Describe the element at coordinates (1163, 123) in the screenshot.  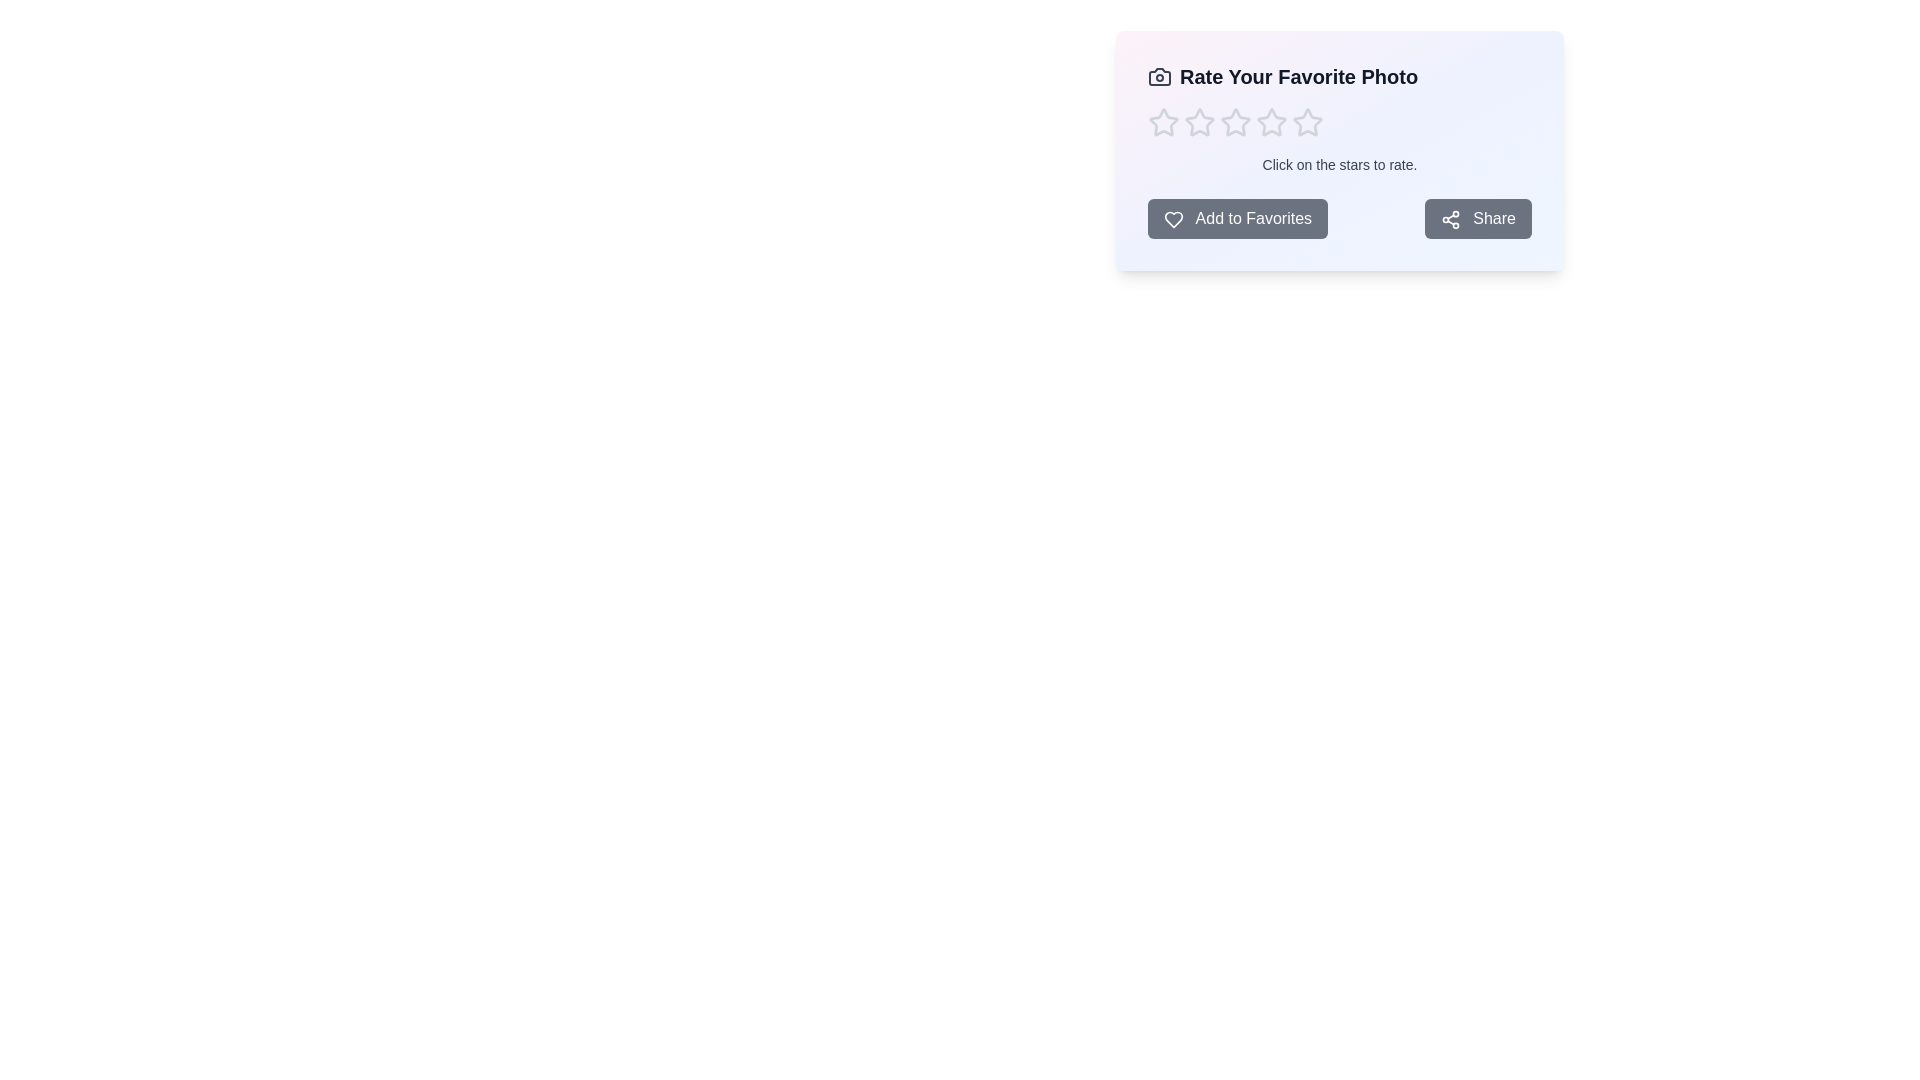
I see `the leftmost star rating button, which is the first in a sequence of five stars in the rating feature under the 'Rate Your Favorite Photo' header, to trigger a tooltip or visual feedback` at that location.